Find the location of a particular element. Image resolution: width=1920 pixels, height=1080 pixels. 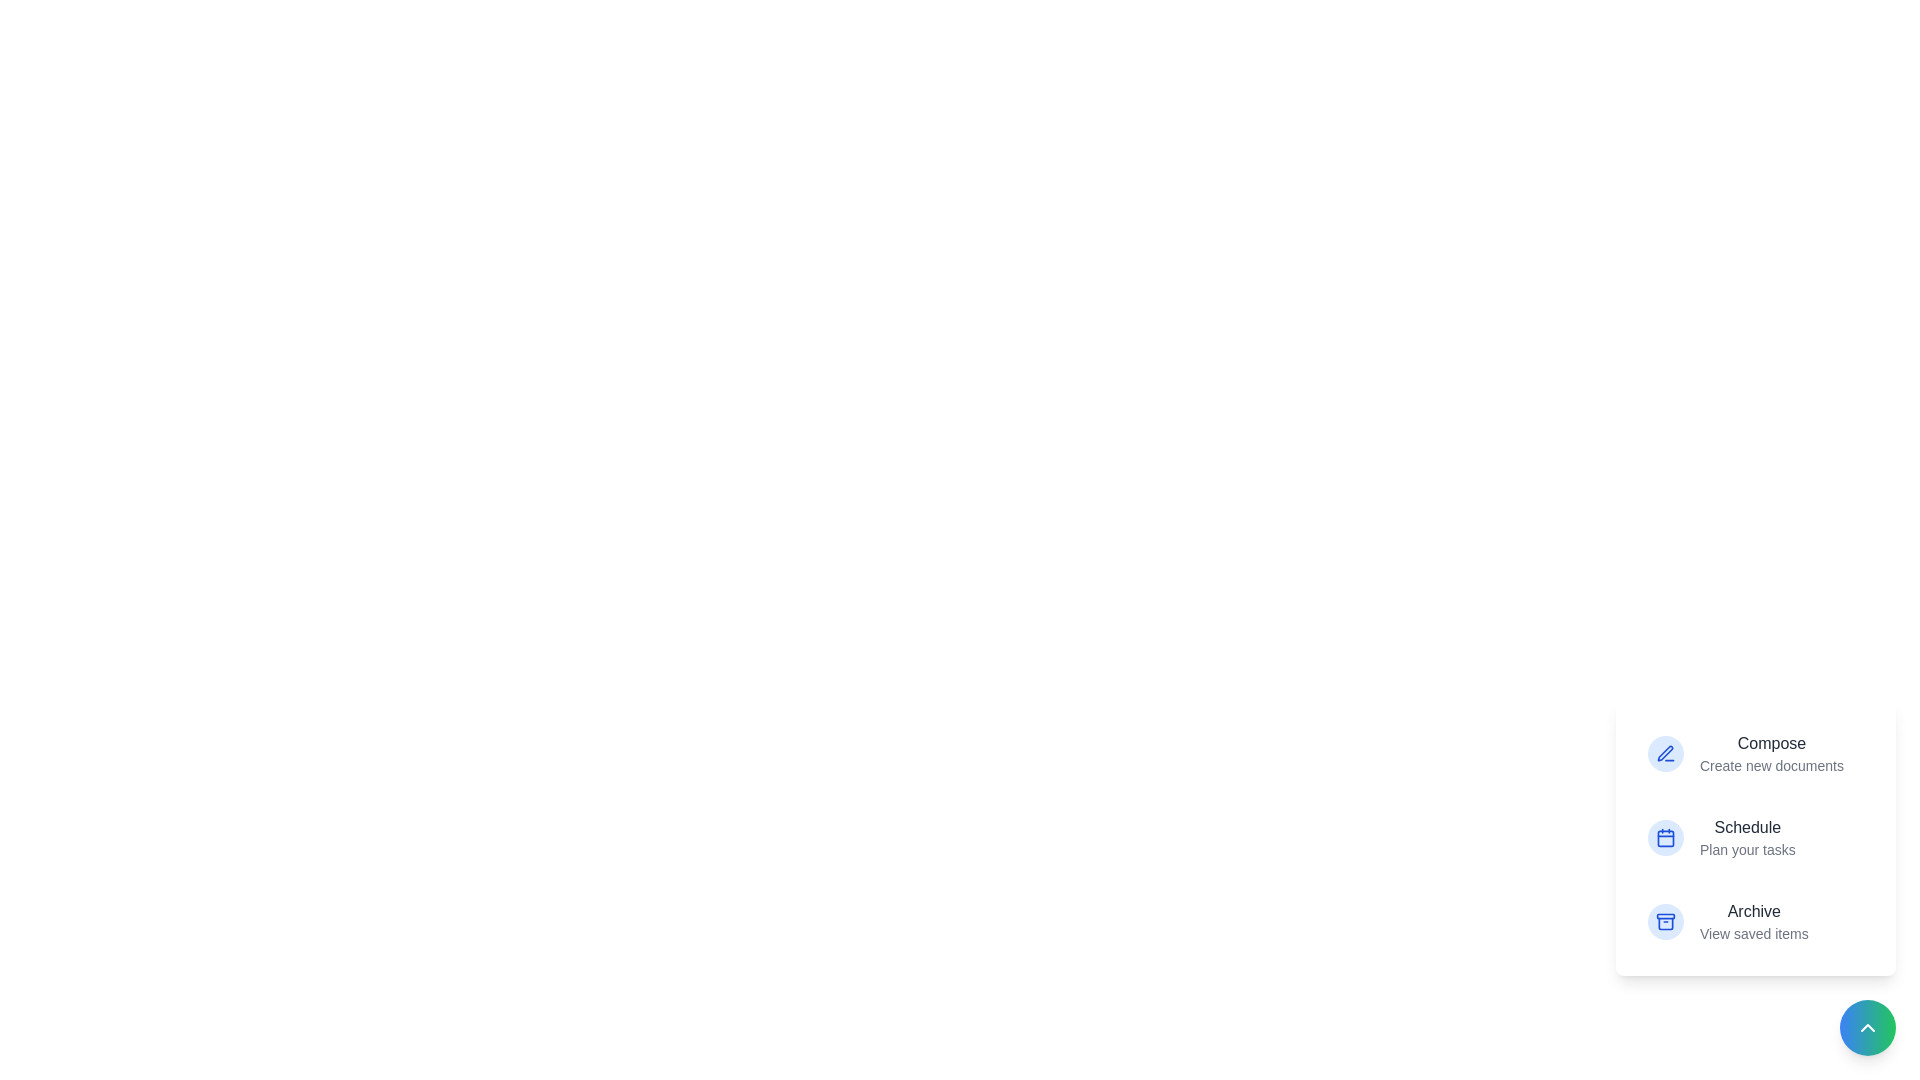

the 'Archive' option to view saved items is located at coordinates (1755, 921).